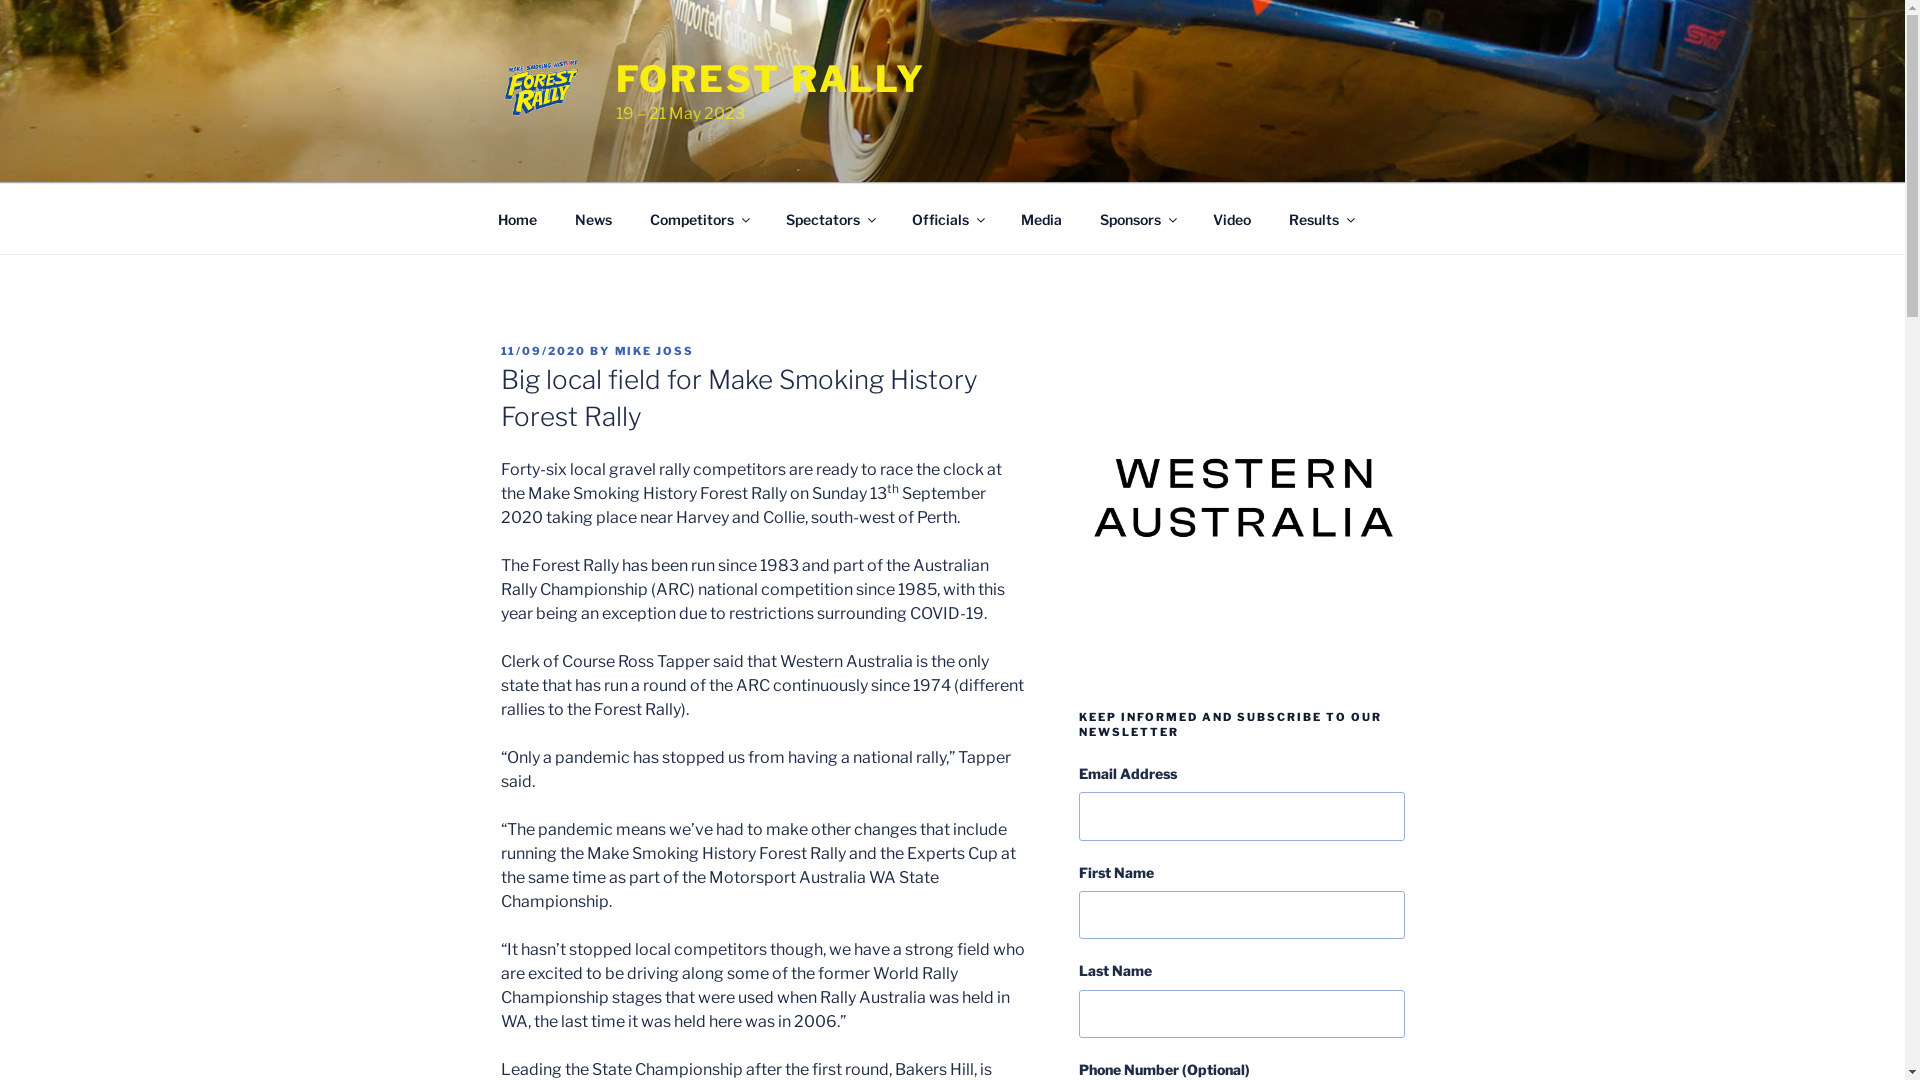 Image resolution: width=1920 pixels, height=1080 pixels. I want to click on 'Media', so click(1040, 218).